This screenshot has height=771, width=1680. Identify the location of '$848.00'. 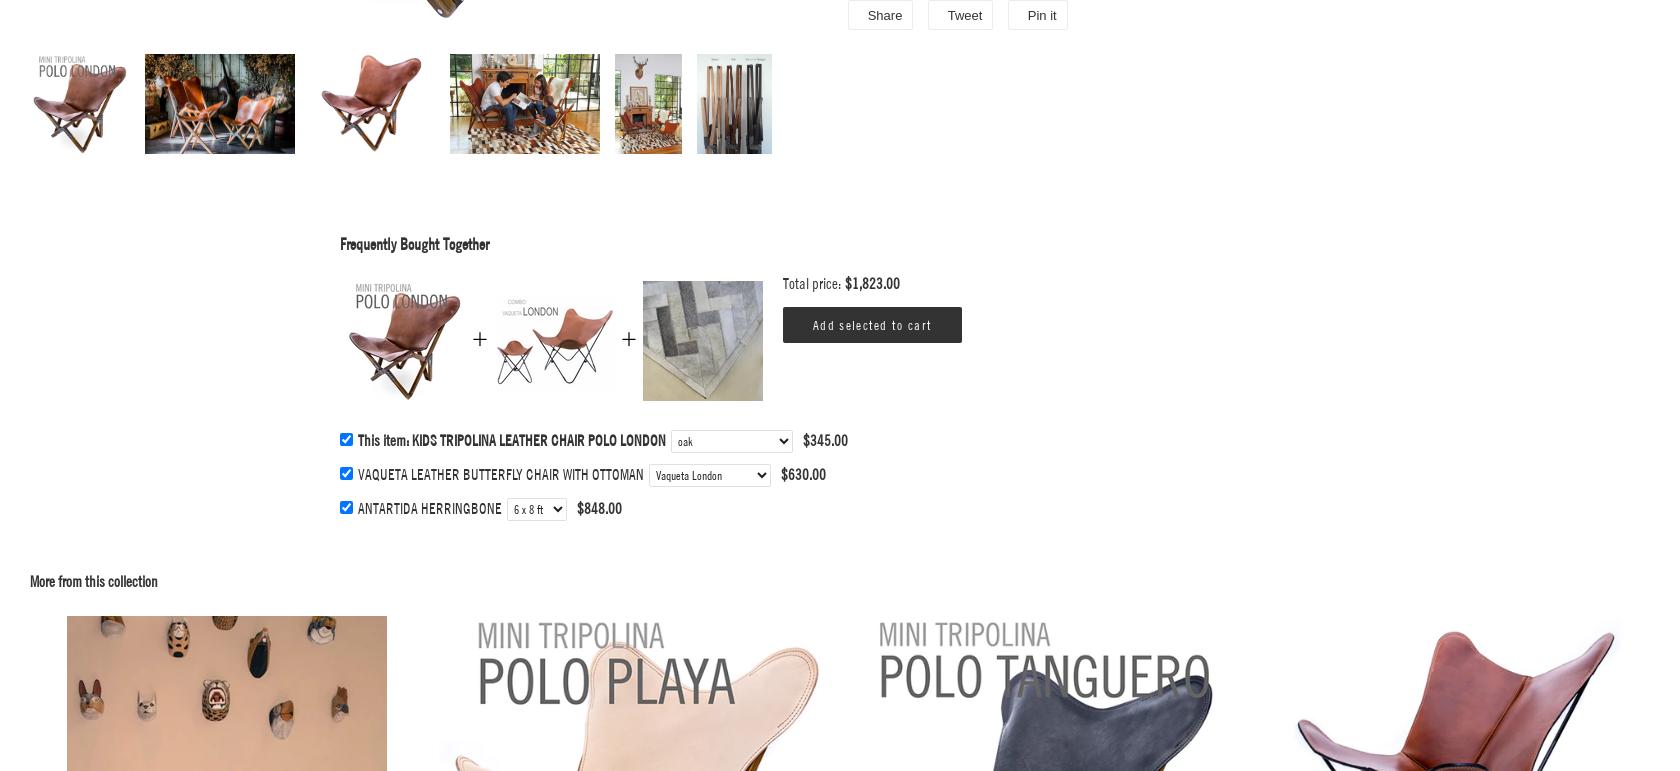
(598, 506).